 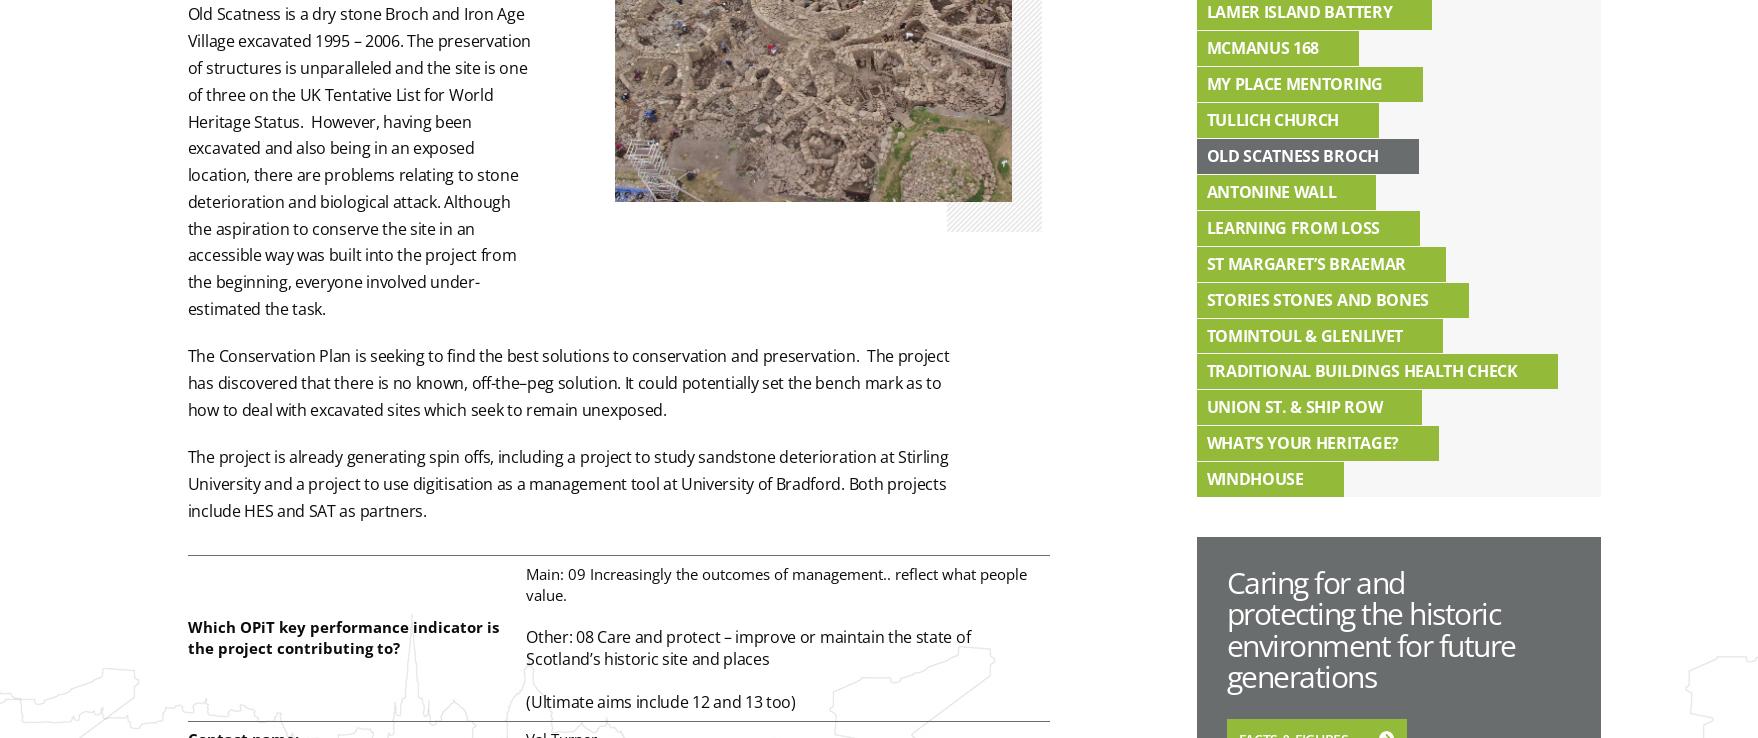 I want to click on 'Caring for and protecting the historic environment for future generations', so click(x=1369, y=628).